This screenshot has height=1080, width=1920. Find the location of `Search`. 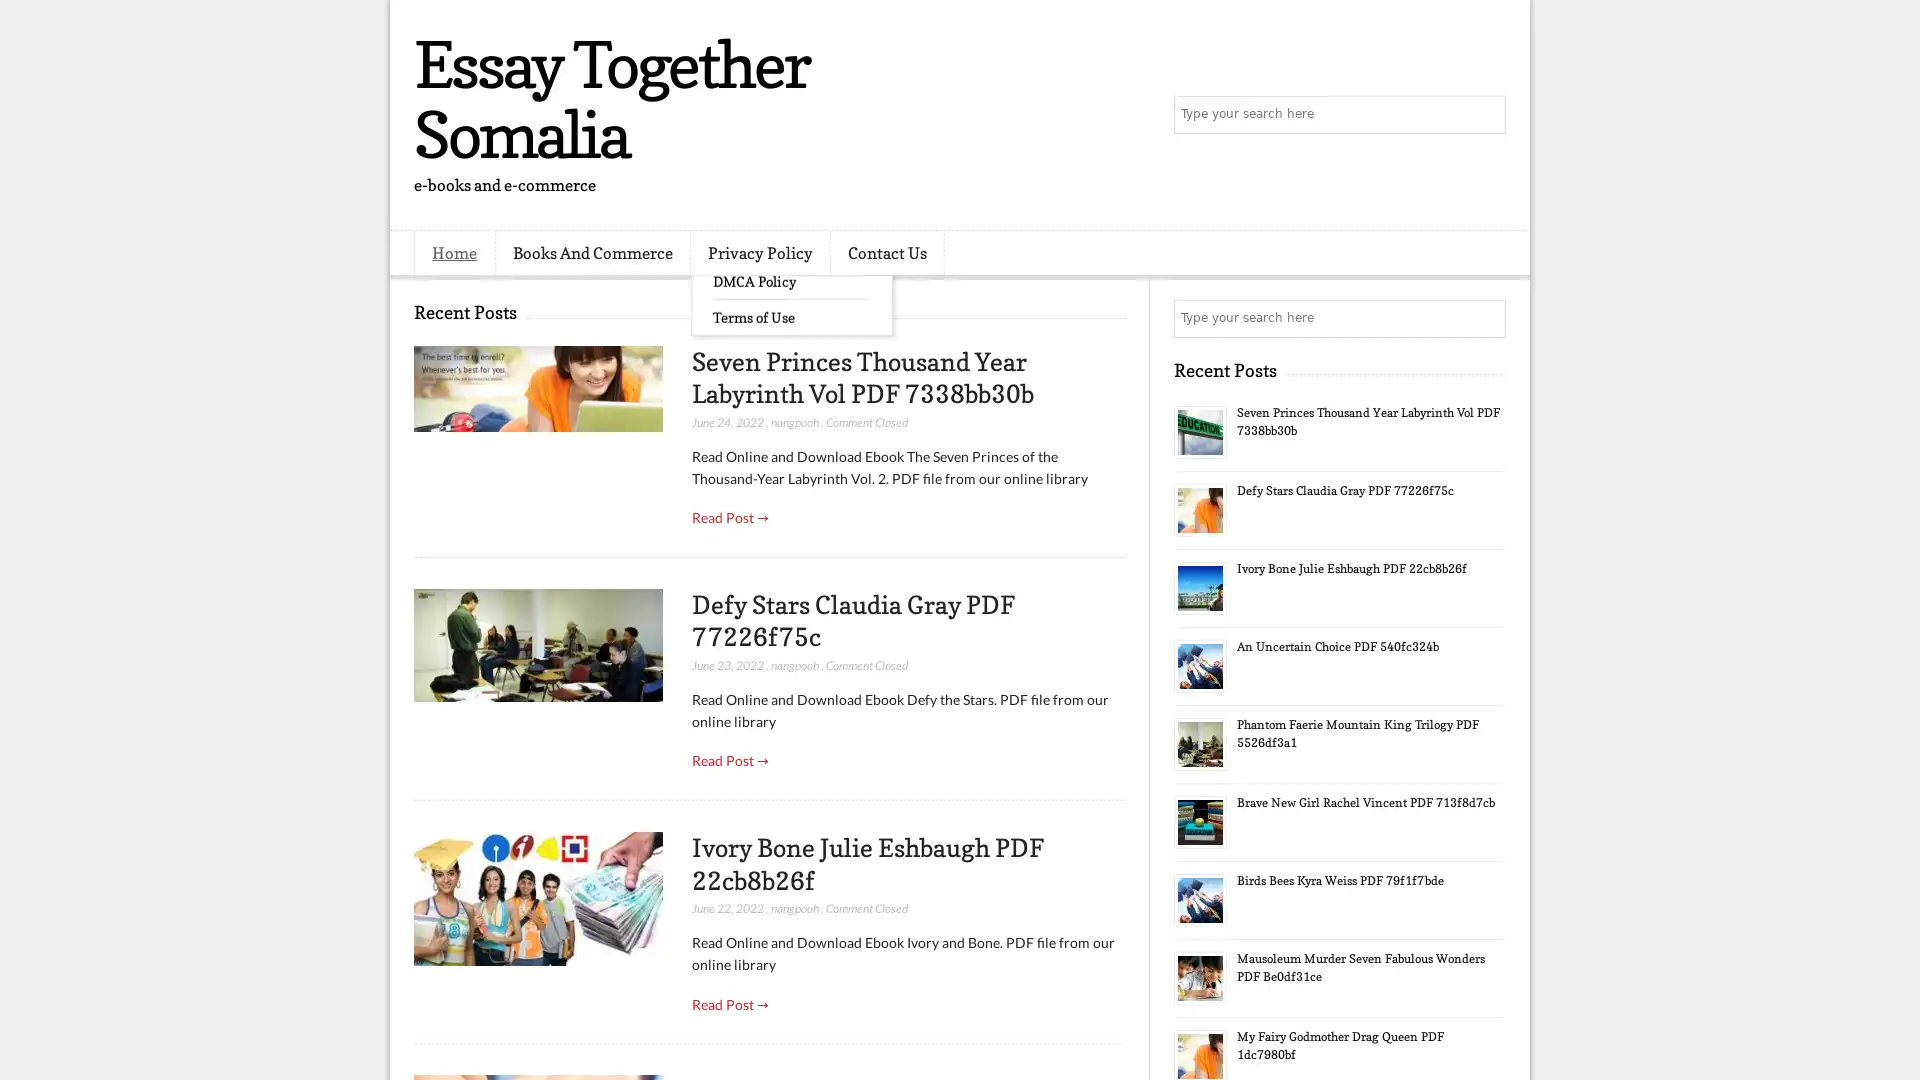

Search is located at coordinates (1485, 318).